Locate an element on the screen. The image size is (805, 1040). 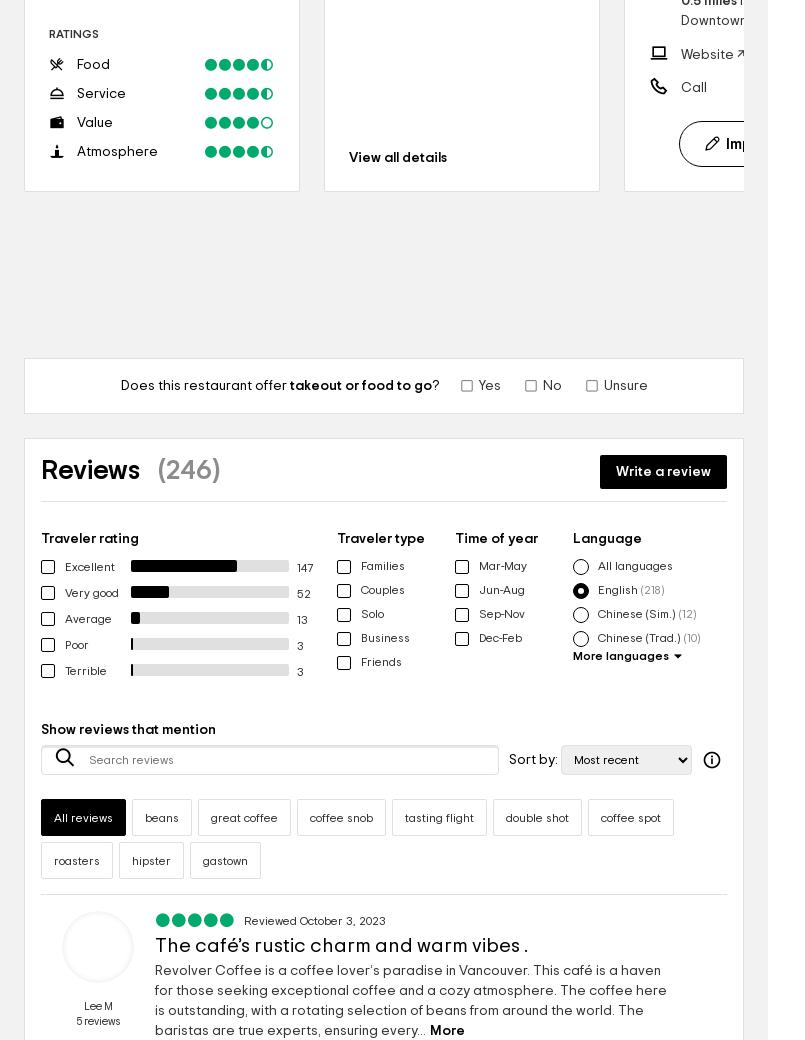
'More languages' is located at coordinates (571, 656).